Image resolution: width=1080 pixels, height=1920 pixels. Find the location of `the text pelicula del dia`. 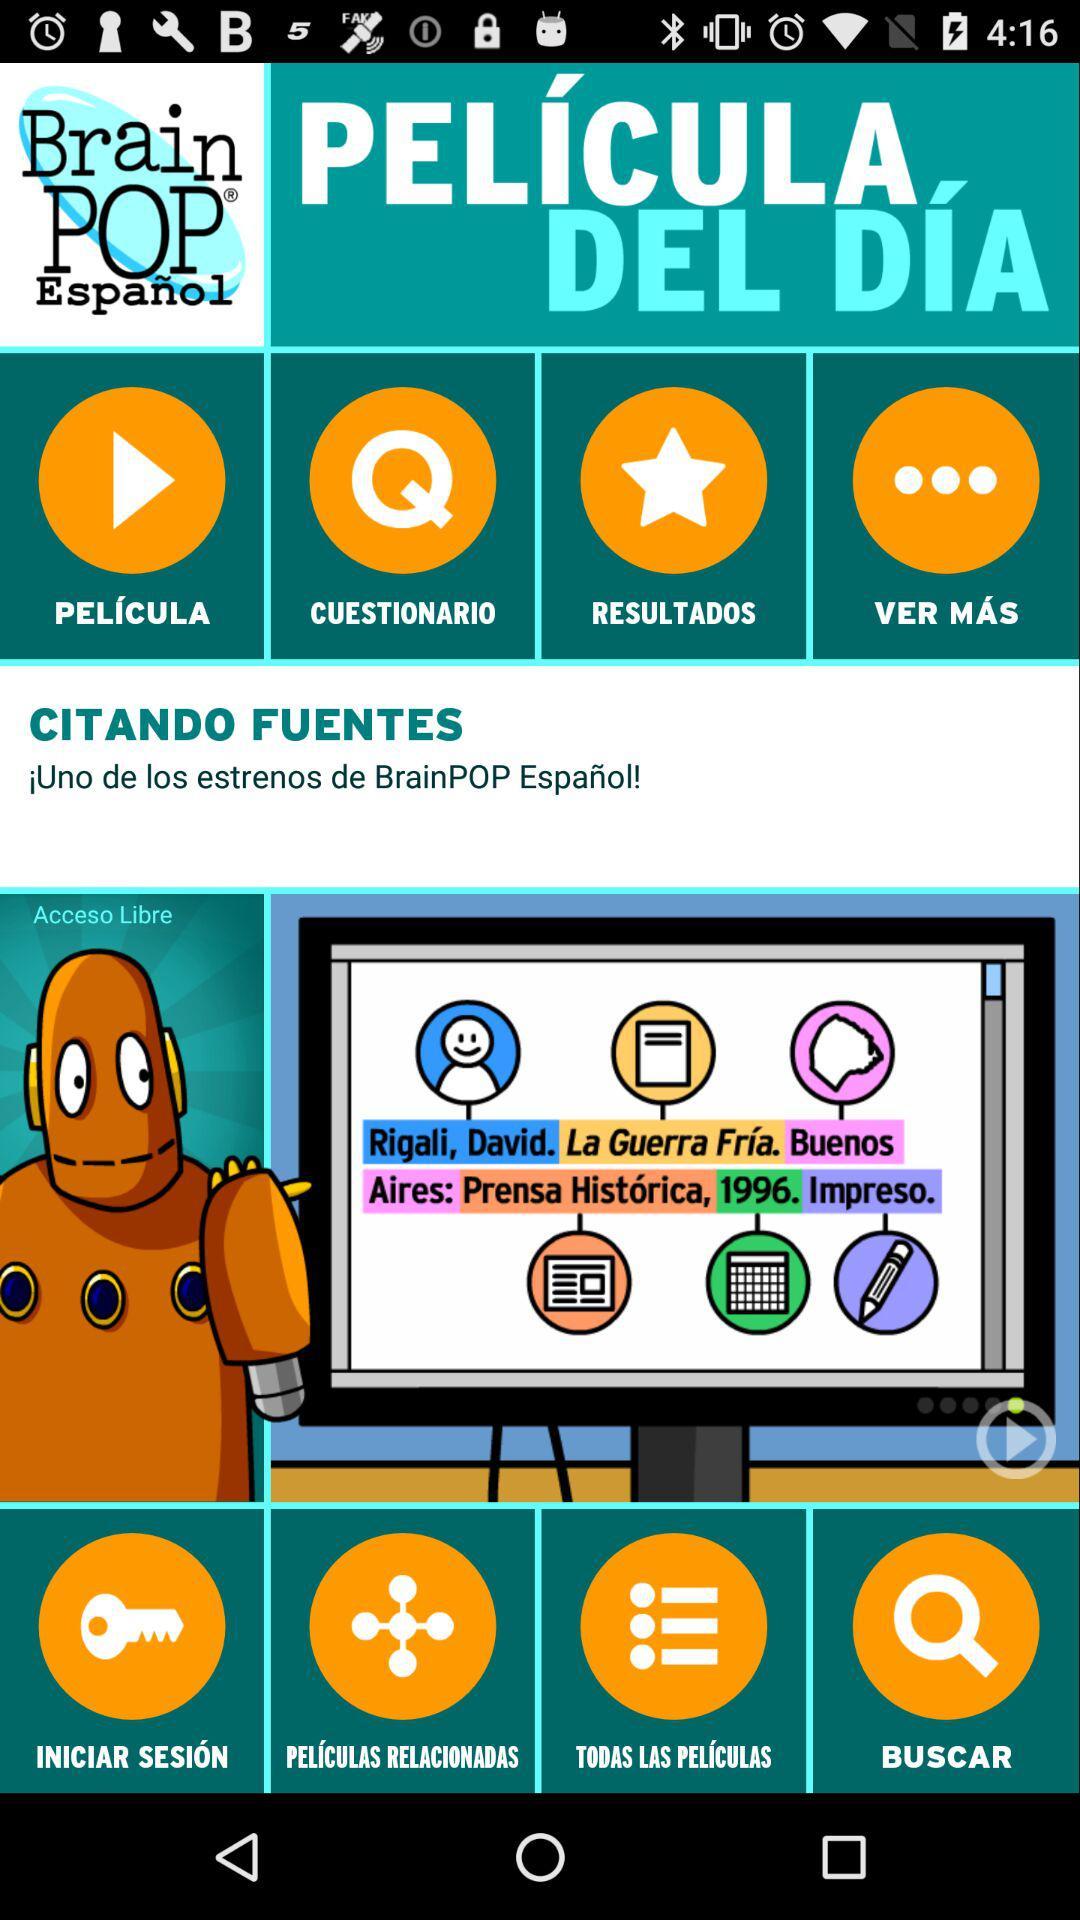

the text pelicula del dia is located at coordinates (675, 205).